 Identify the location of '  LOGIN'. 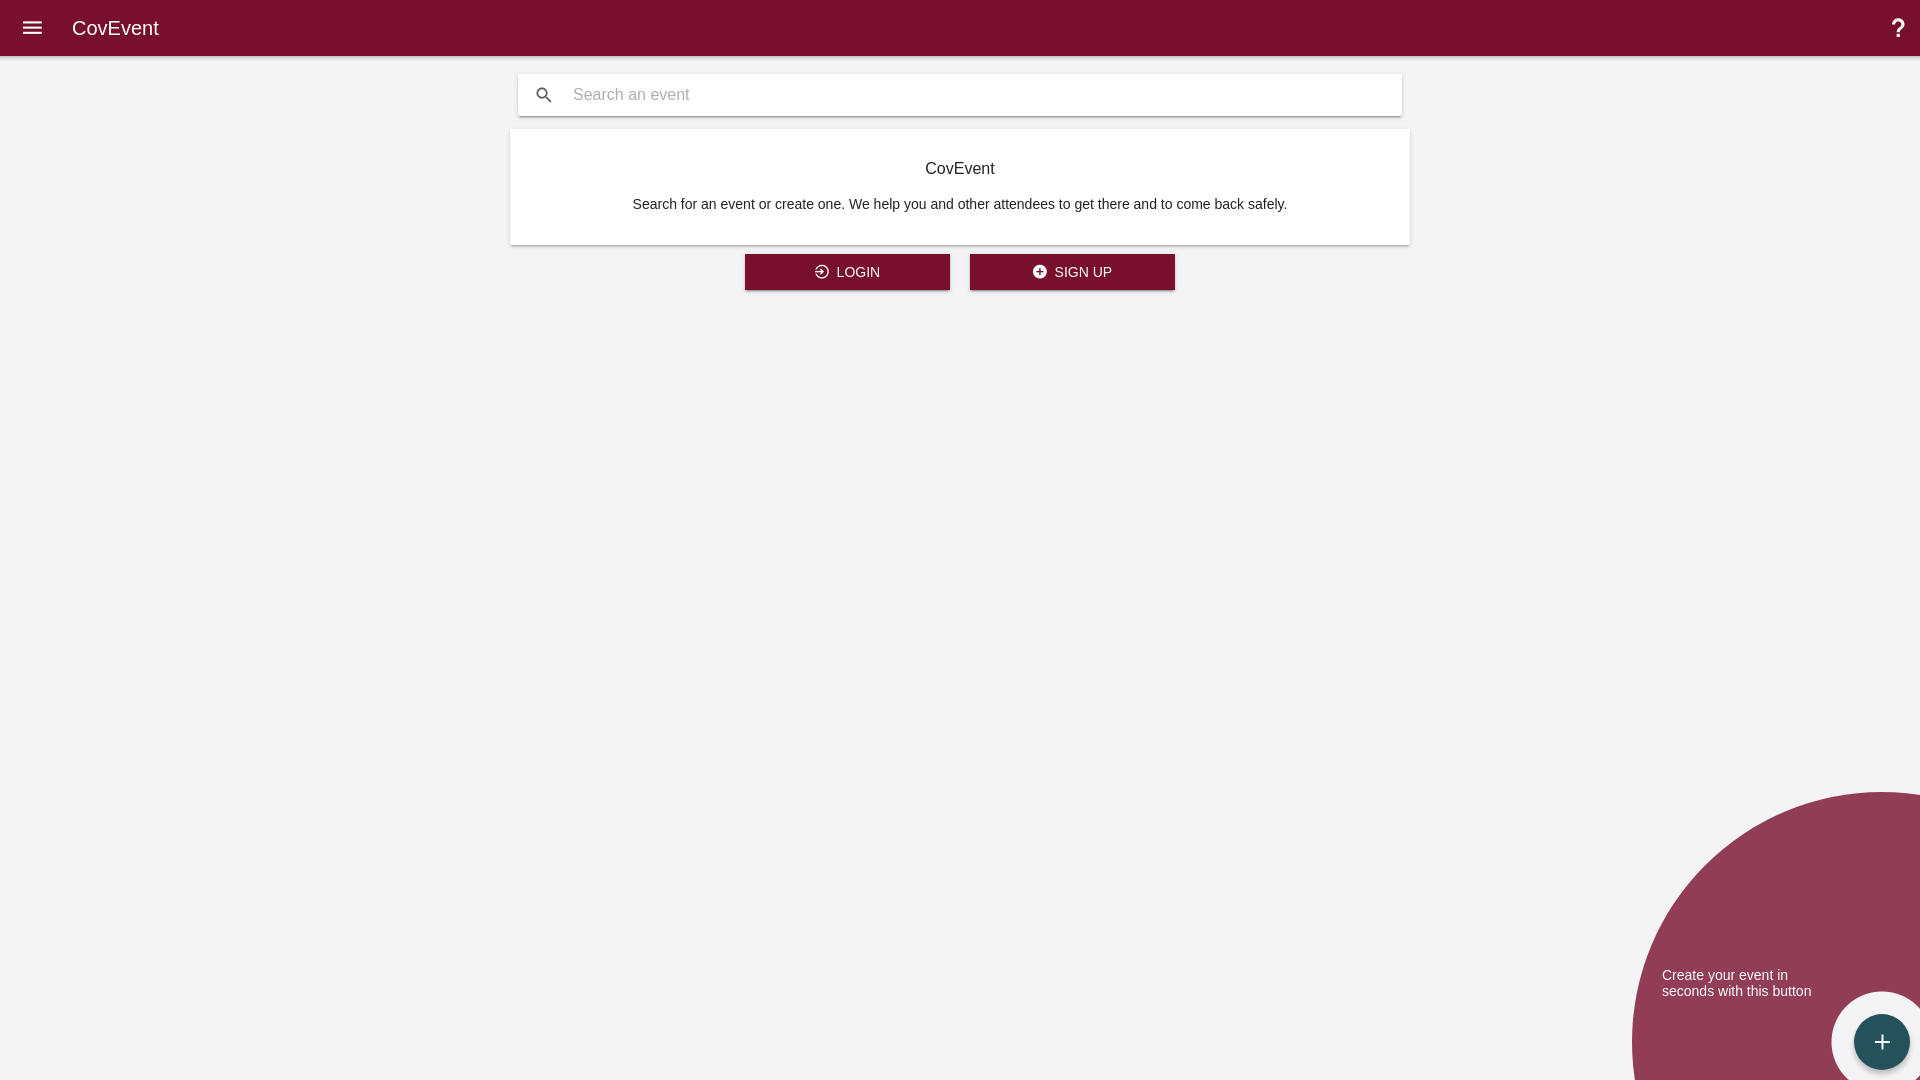
(847, 272).